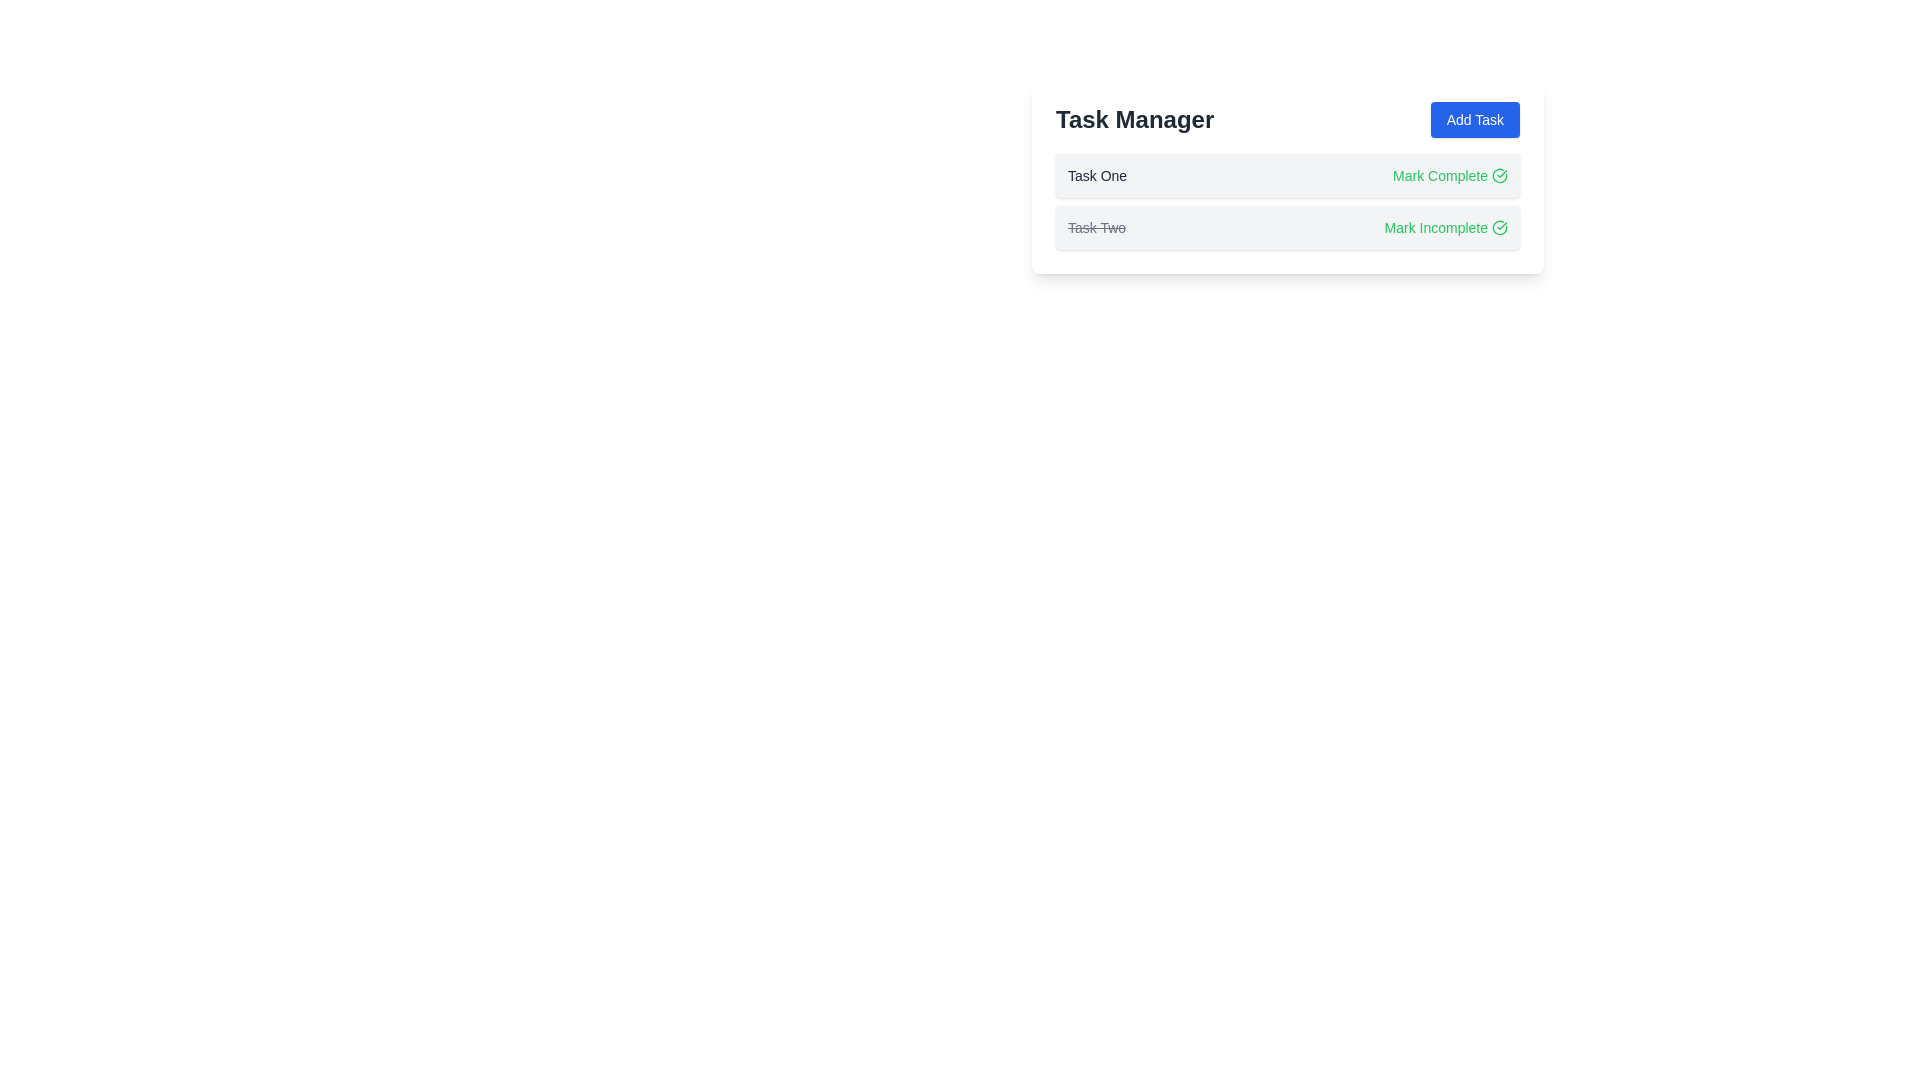 The image size is (1920, 1080). I want to click on the static text element displaying 'Task Two', which is styled with a strikethrough and gray font color, indicating it is marked as completed or inactive, so click(1096, 226).